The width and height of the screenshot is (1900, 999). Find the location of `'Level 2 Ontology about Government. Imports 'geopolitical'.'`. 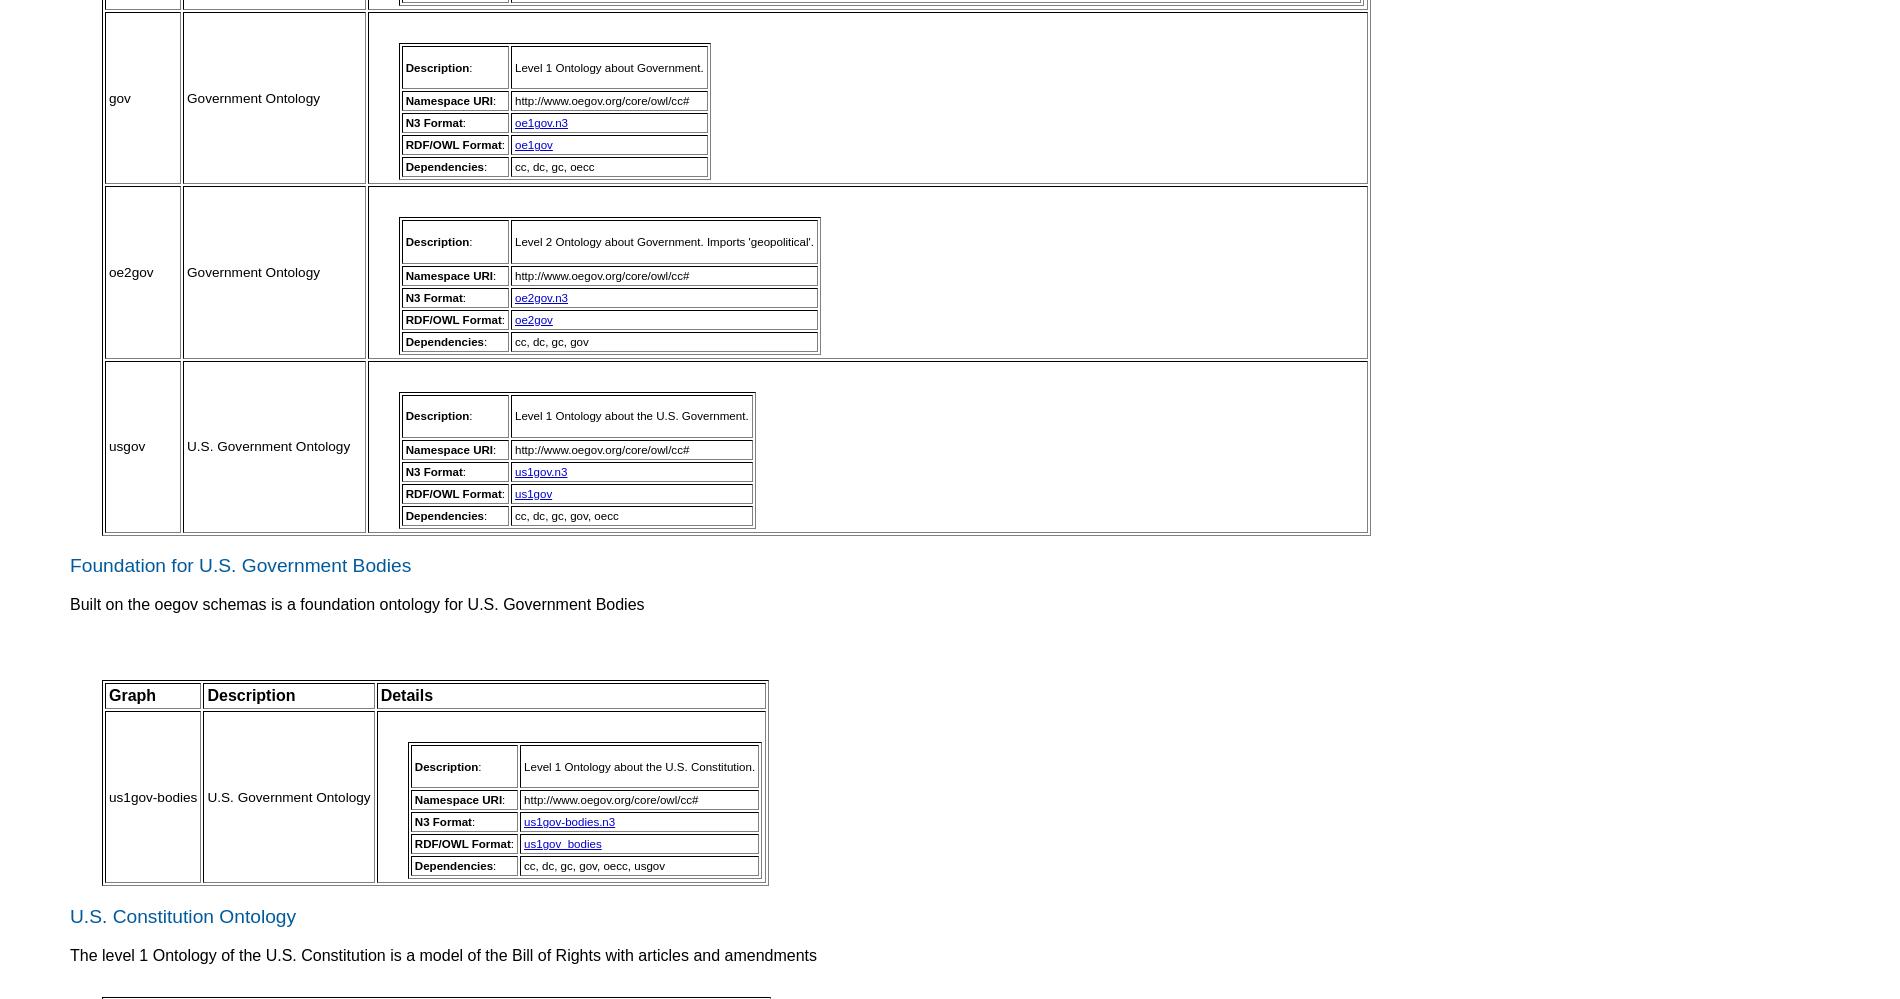

'Level 2 Ontology about Government. Imports 'geopolitical'.' is located at coordinates (664, 241).